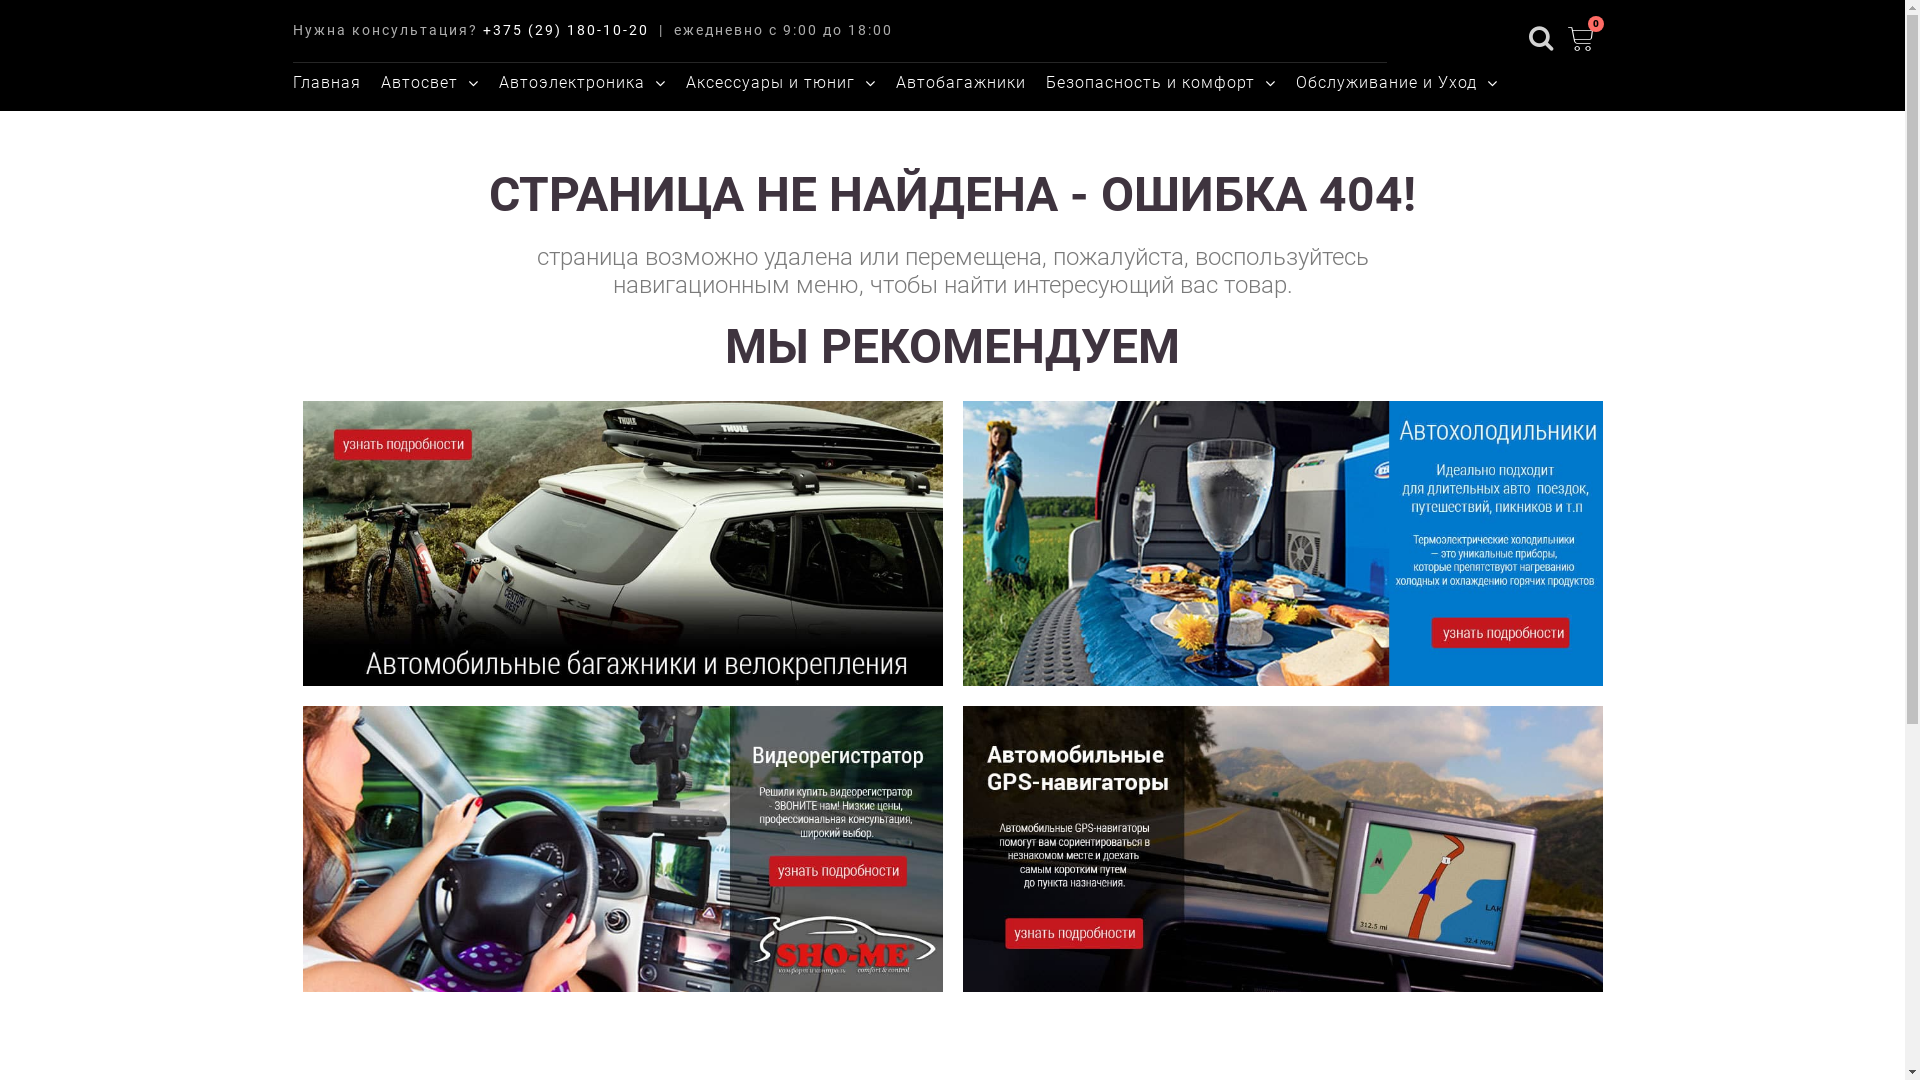  I want to click on '+375 (29) 180-10-20', so click(481, 30).